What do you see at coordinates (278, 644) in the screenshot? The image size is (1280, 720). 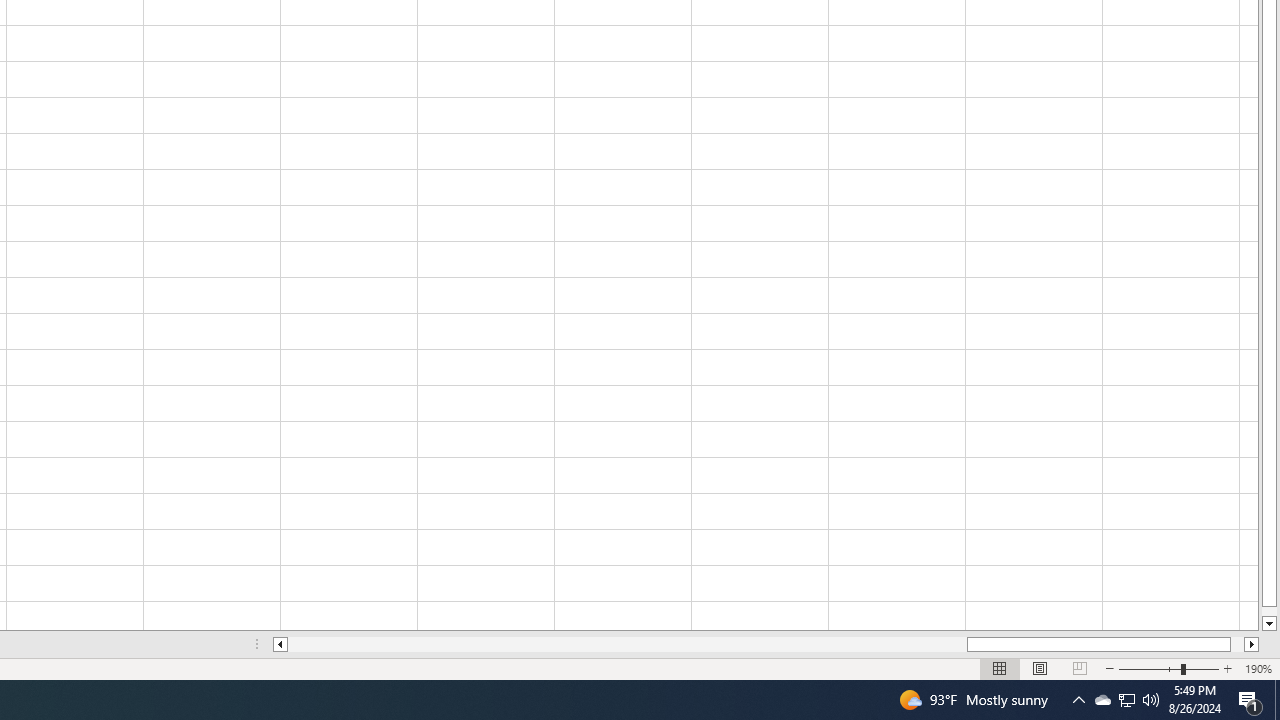 I see `'Column left'` at bounding box center [278, 644].